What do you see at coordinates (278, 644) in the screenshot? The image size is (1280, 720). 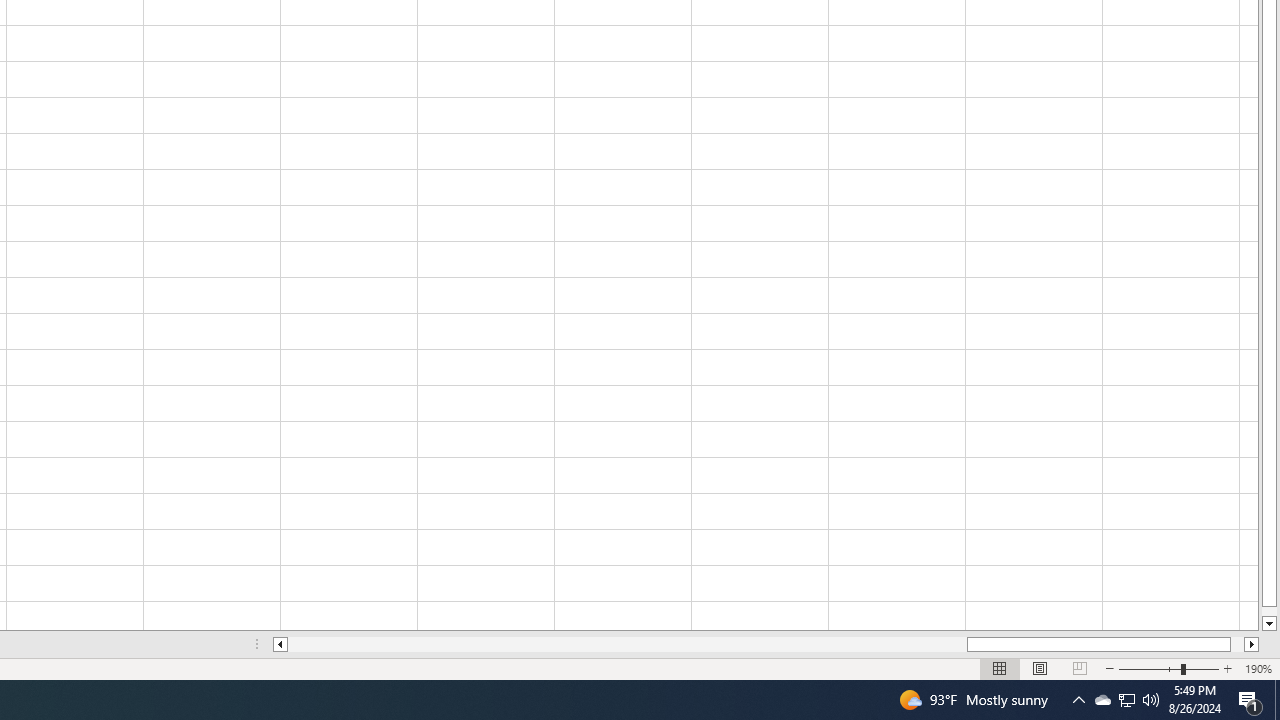 I see `'Column left'` at bounding box center [278, 644].